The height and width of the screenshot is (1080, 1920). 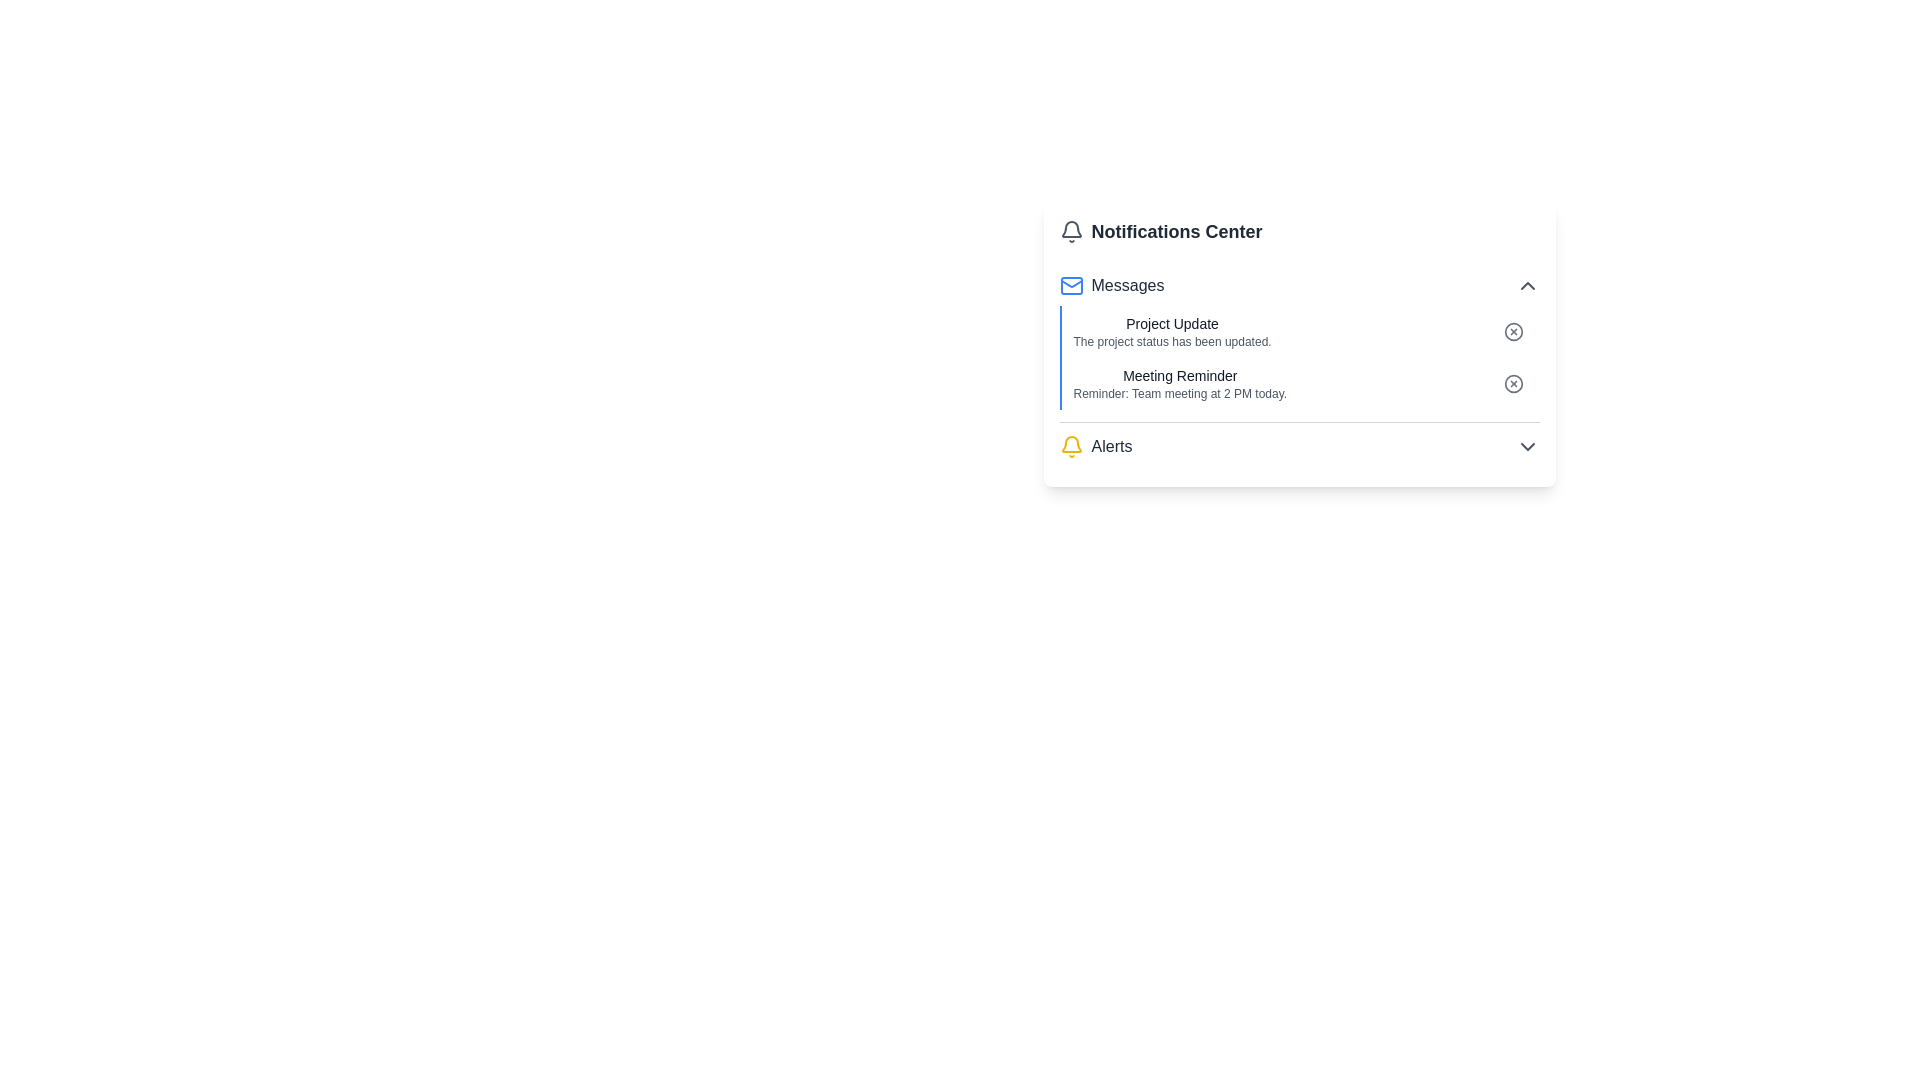 I want to click on the text label displaying 'Meeting Reminder' located in the 'Messages' section of the 'Notifications Center' panel, so click(x=1180, y=375).